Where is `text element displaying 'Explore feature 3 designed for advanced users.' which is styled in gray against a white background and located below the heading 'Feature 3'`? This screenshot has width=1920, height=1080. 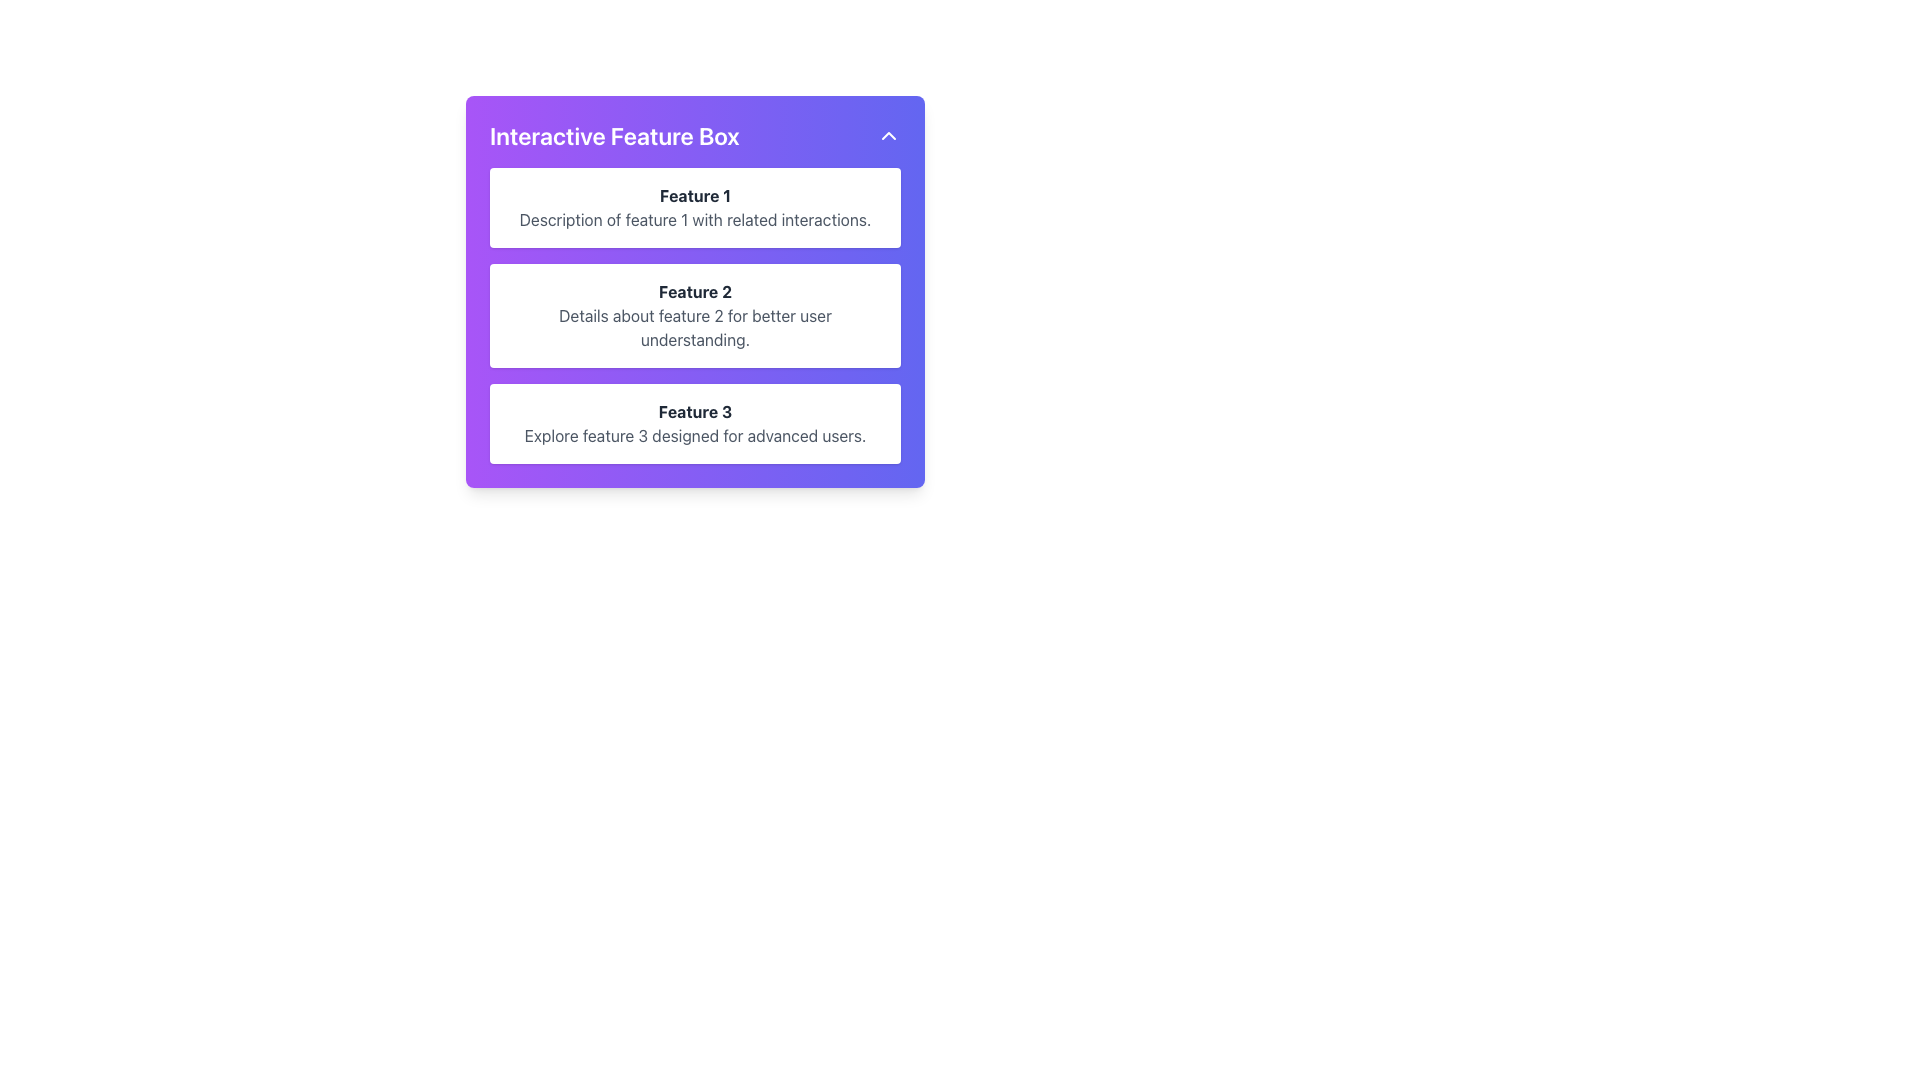 text element displaying 'Explore feature 3 designed for advanced users.' which is styled in gray against a white background and located below the heading 'Feature 3' is located at coordinates (695, 434).